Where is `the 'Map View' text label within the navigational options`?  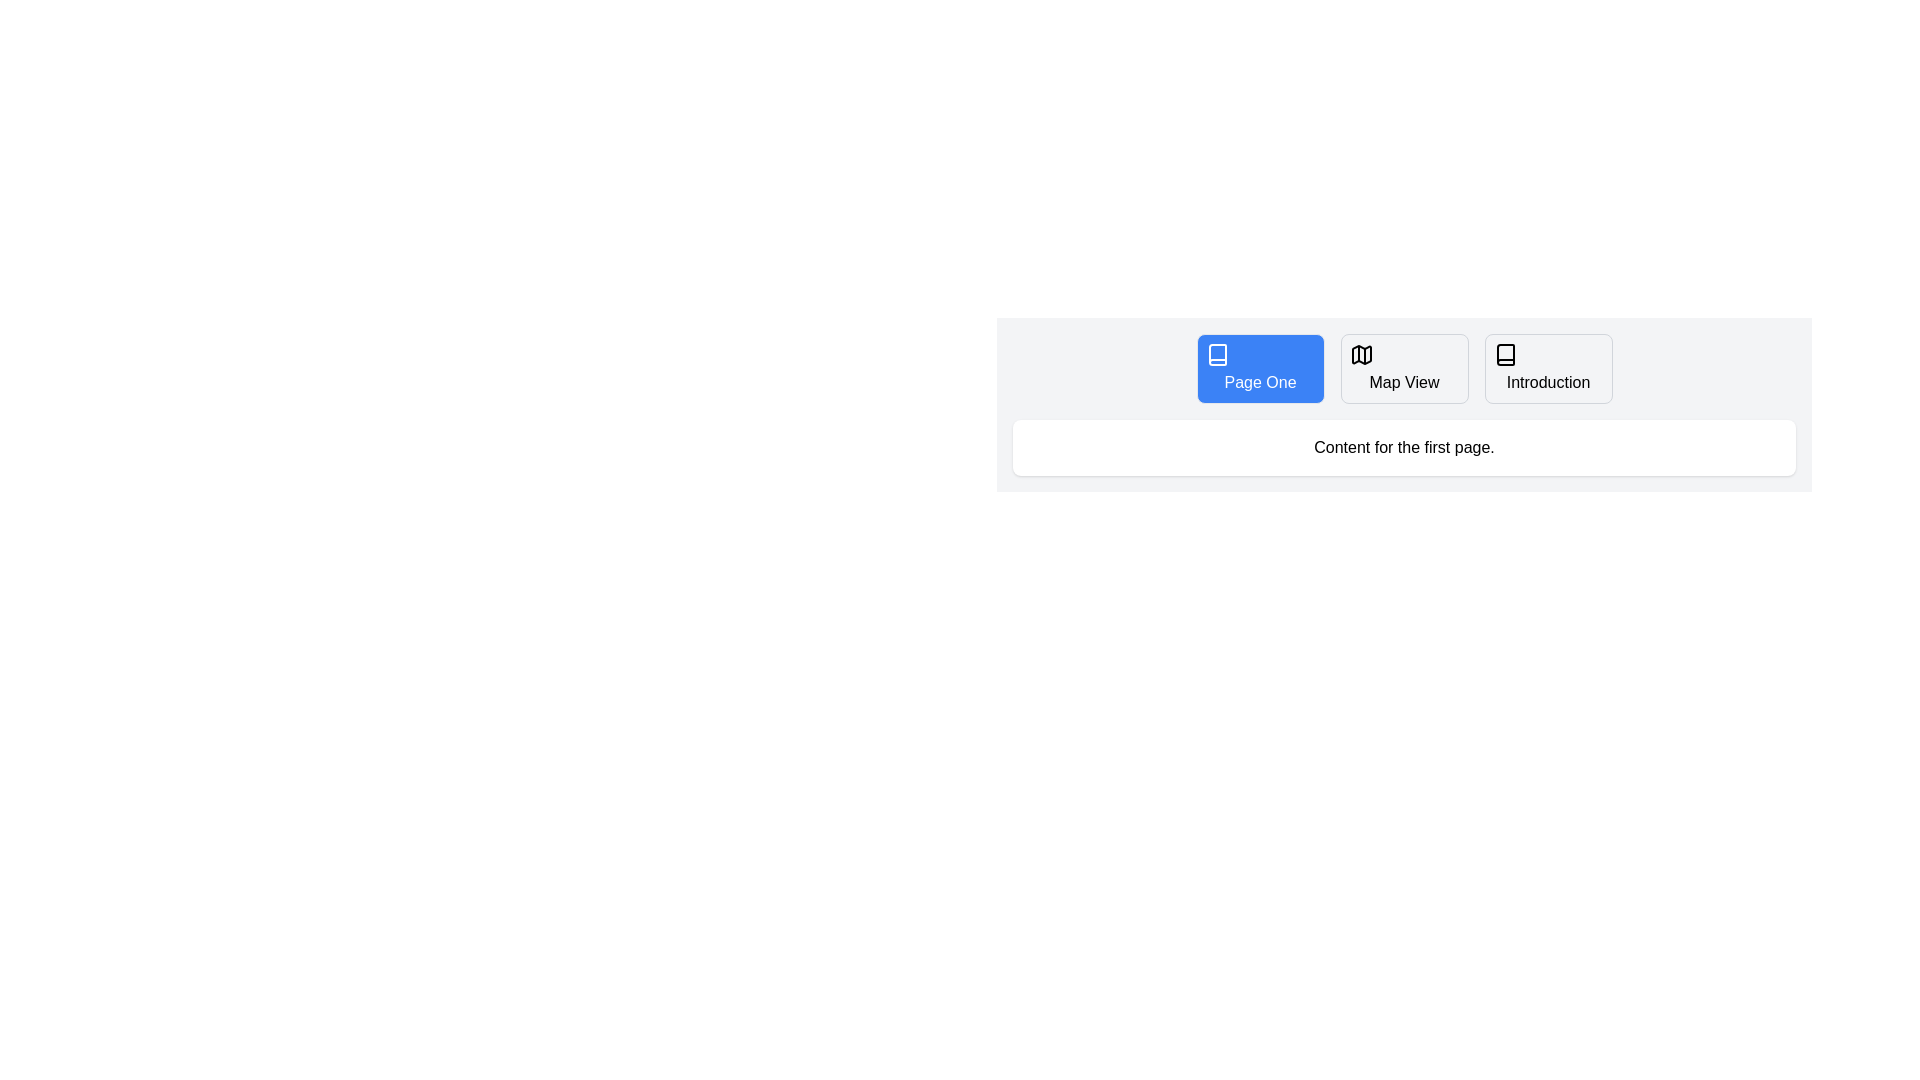 the 'Map View' text label within the navigational options is located at coordinates (1403, 382).